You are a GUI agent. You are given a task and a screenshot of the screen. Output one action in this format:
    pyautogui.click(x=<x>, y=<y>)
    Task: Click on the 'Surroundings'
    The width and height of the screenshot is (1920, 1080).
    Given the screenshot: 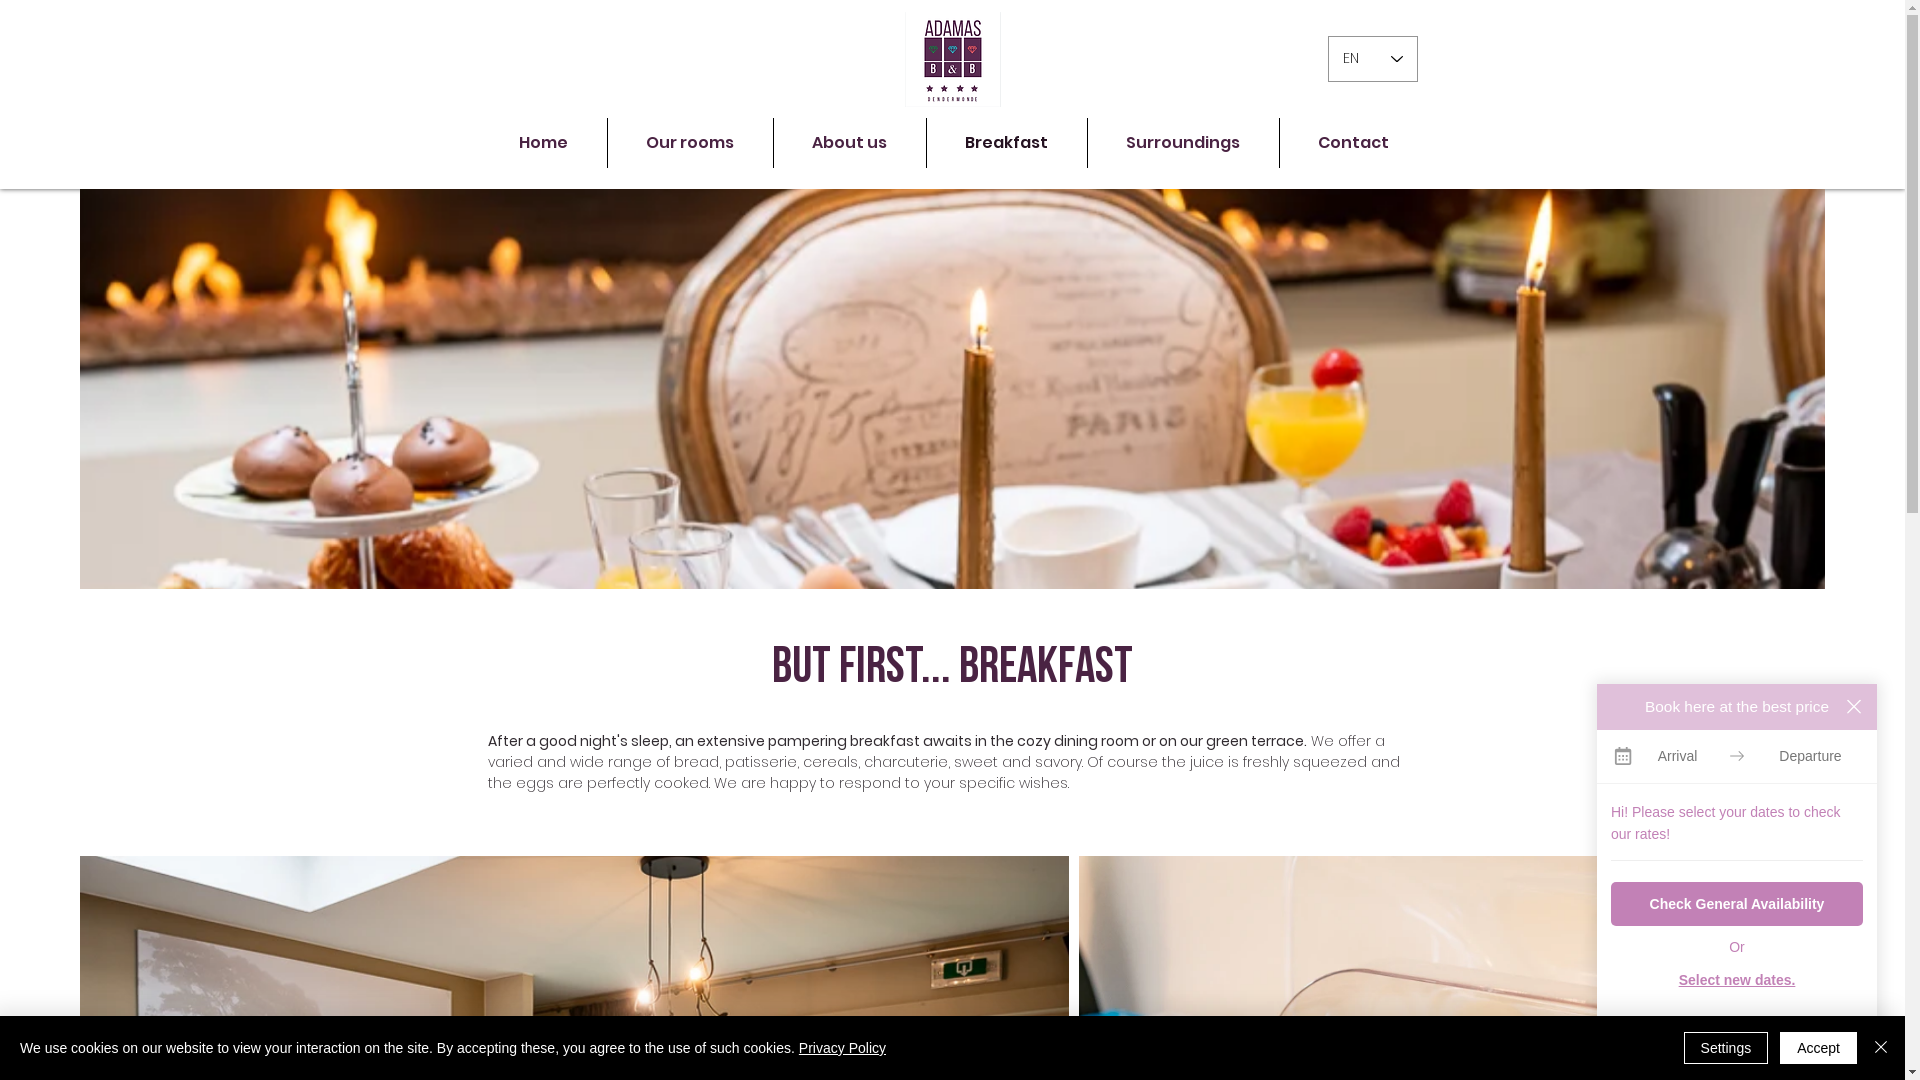 What is the action you would take?
    pyautogui.click(x=1183, y=141)
    